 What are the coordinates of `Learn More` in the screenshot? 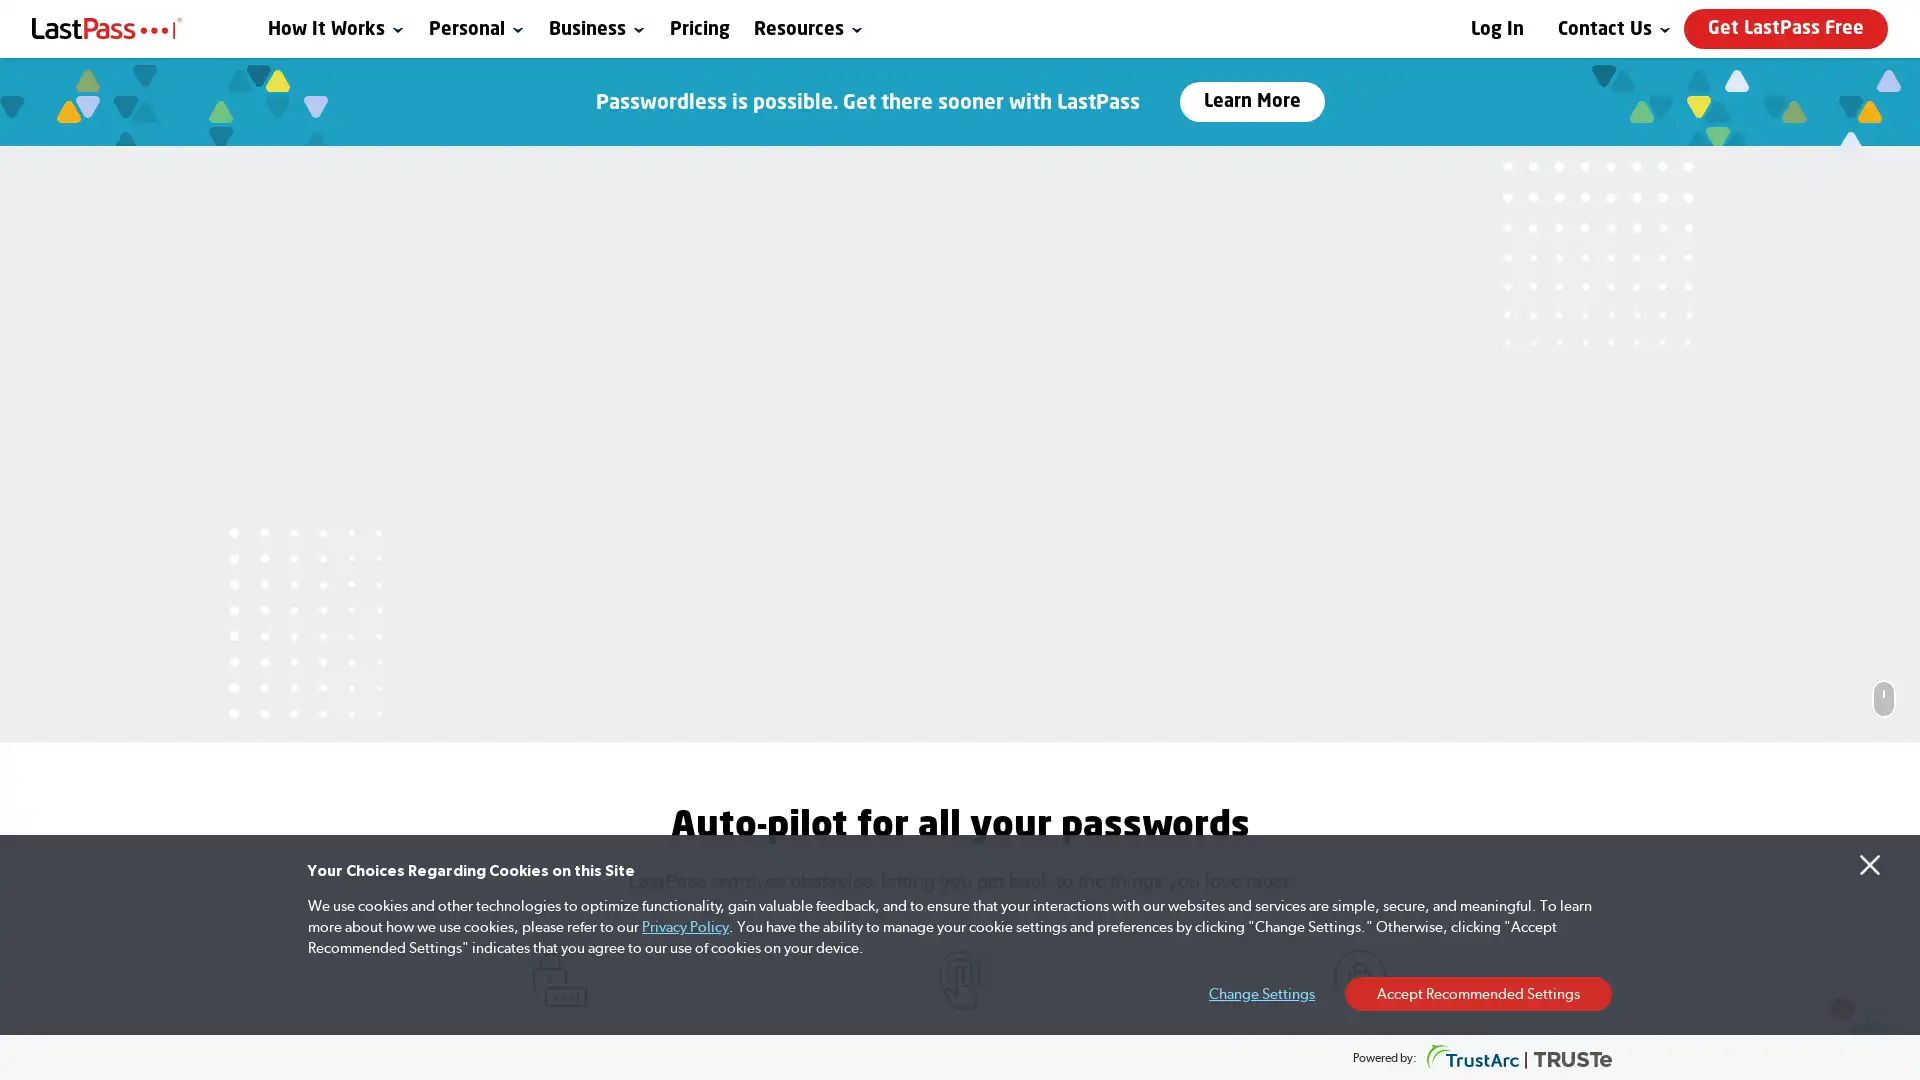 It's located at (1250, 101).